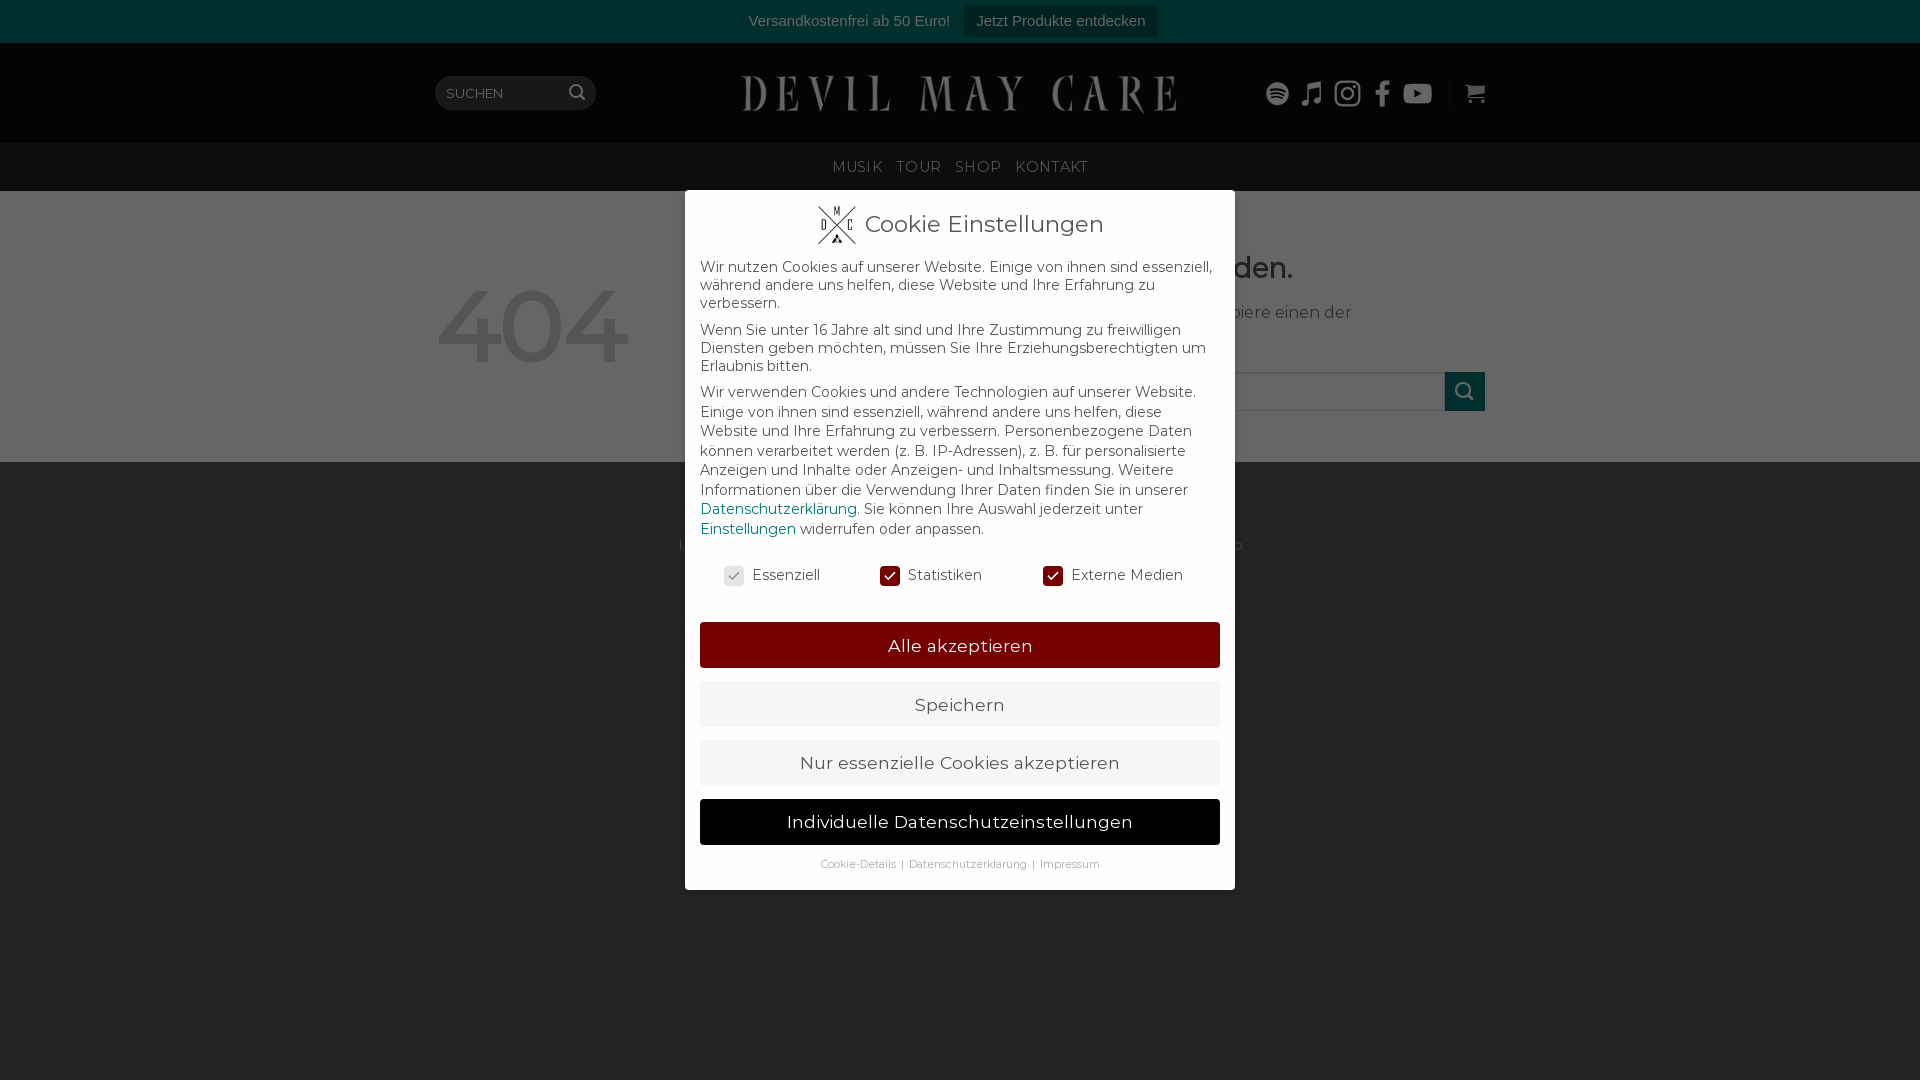 The height and width of the screenshot is (1080, 1920). I want to click on 'Jetzt Produkte entdecken', so click(1059, 21).